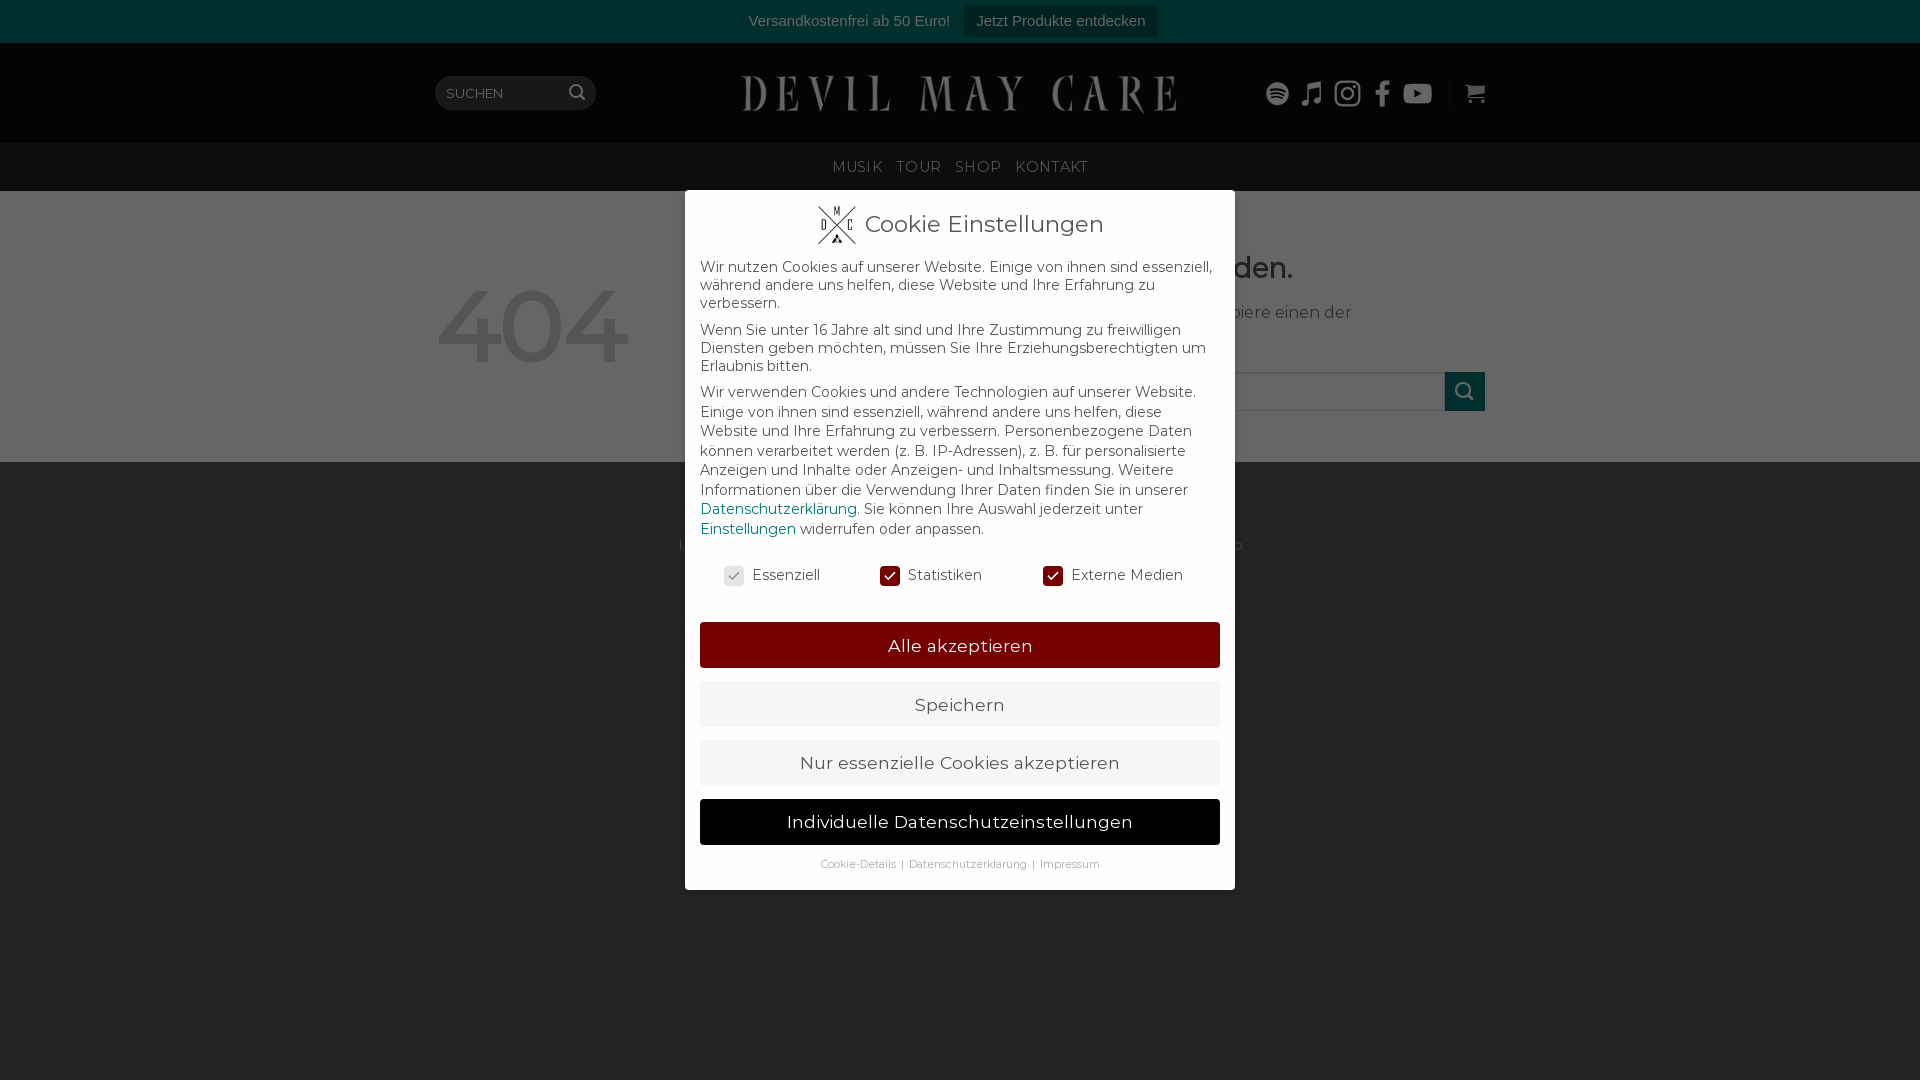 The height and width of the screenshot is (1080, 1920). I want to click on 'Jetzt Produkte entdecken', so click(1059, 21).